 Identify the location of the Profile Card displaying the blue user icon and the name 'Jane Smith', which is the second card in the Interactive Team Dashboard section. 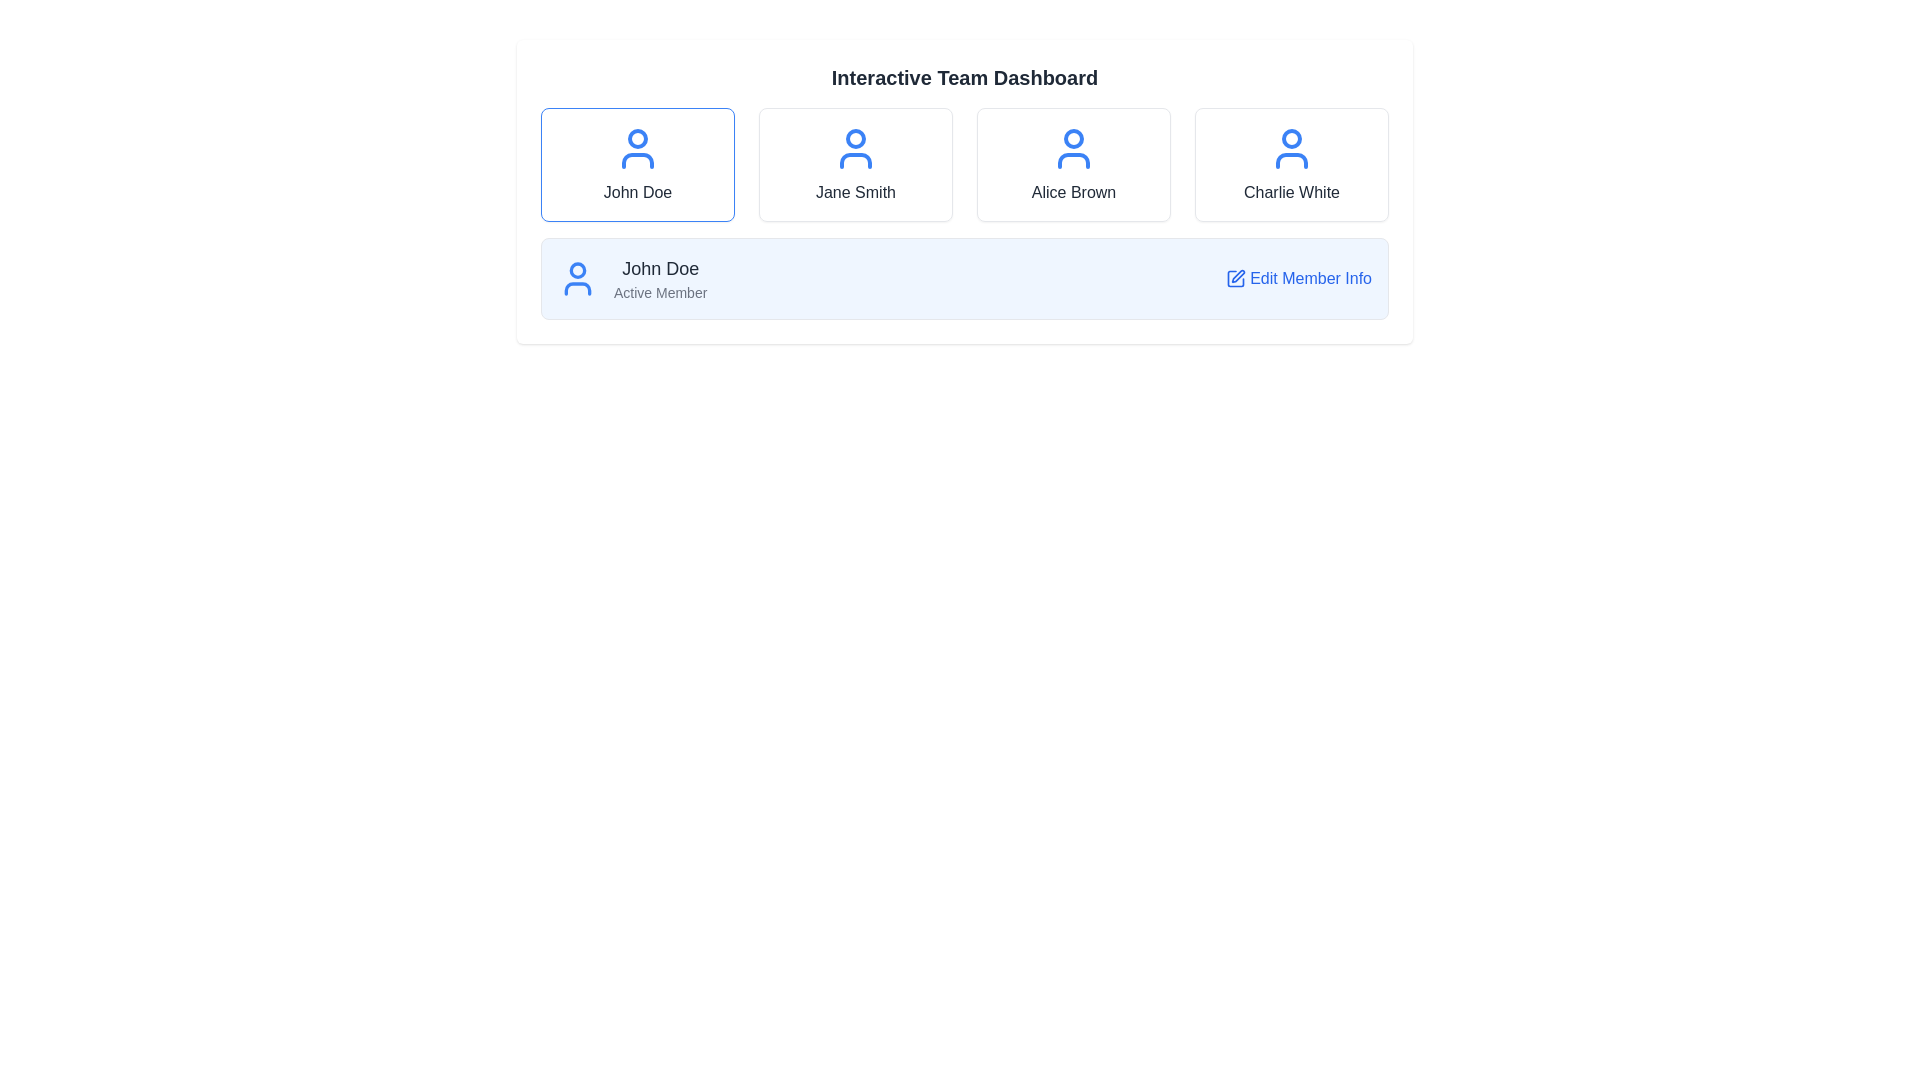
(855, 164).